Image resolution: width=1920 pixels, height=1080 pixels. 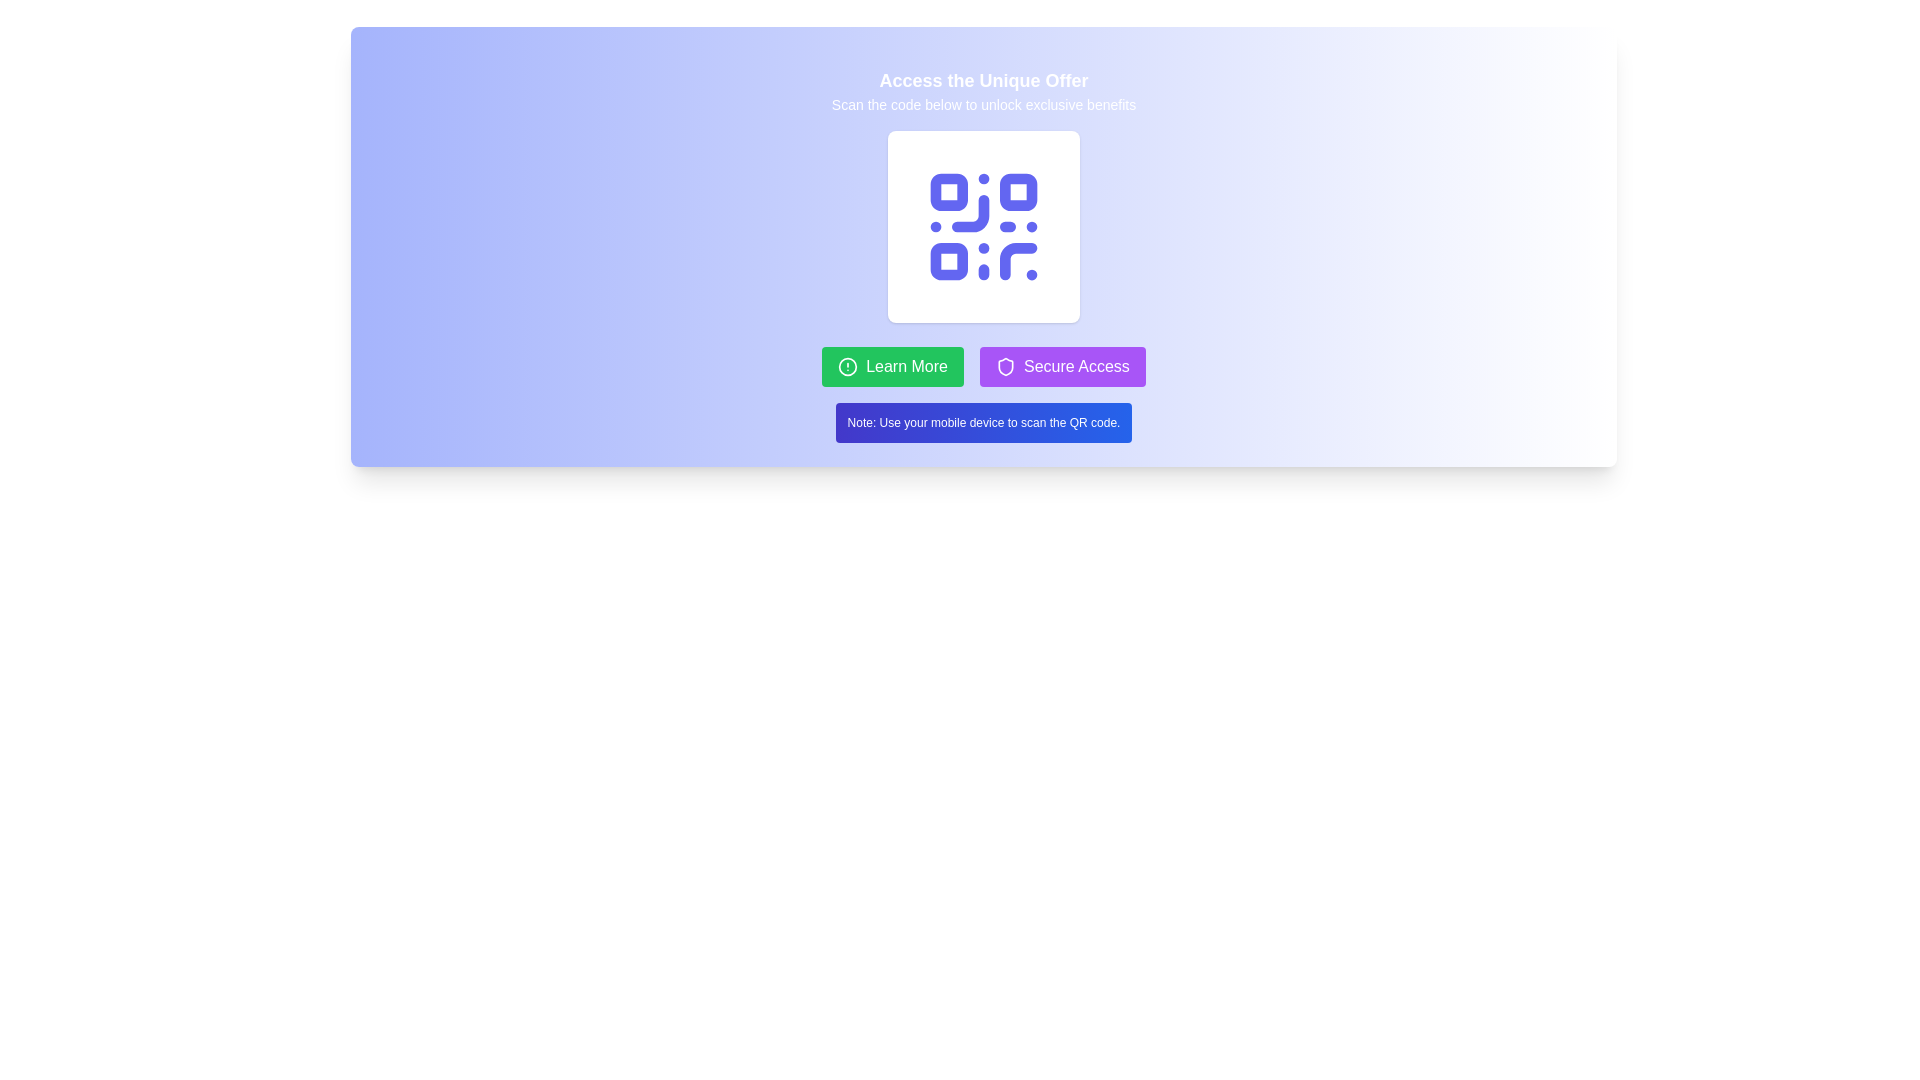 What do you see at coordinates (983, 104) in the screenshot?
I see `the text instruction that reads 'Scan the code below to unlock exclusive benefits.' which is located immediately below the title 'Access the Unique Offer'` at bounding box center [983, 104].